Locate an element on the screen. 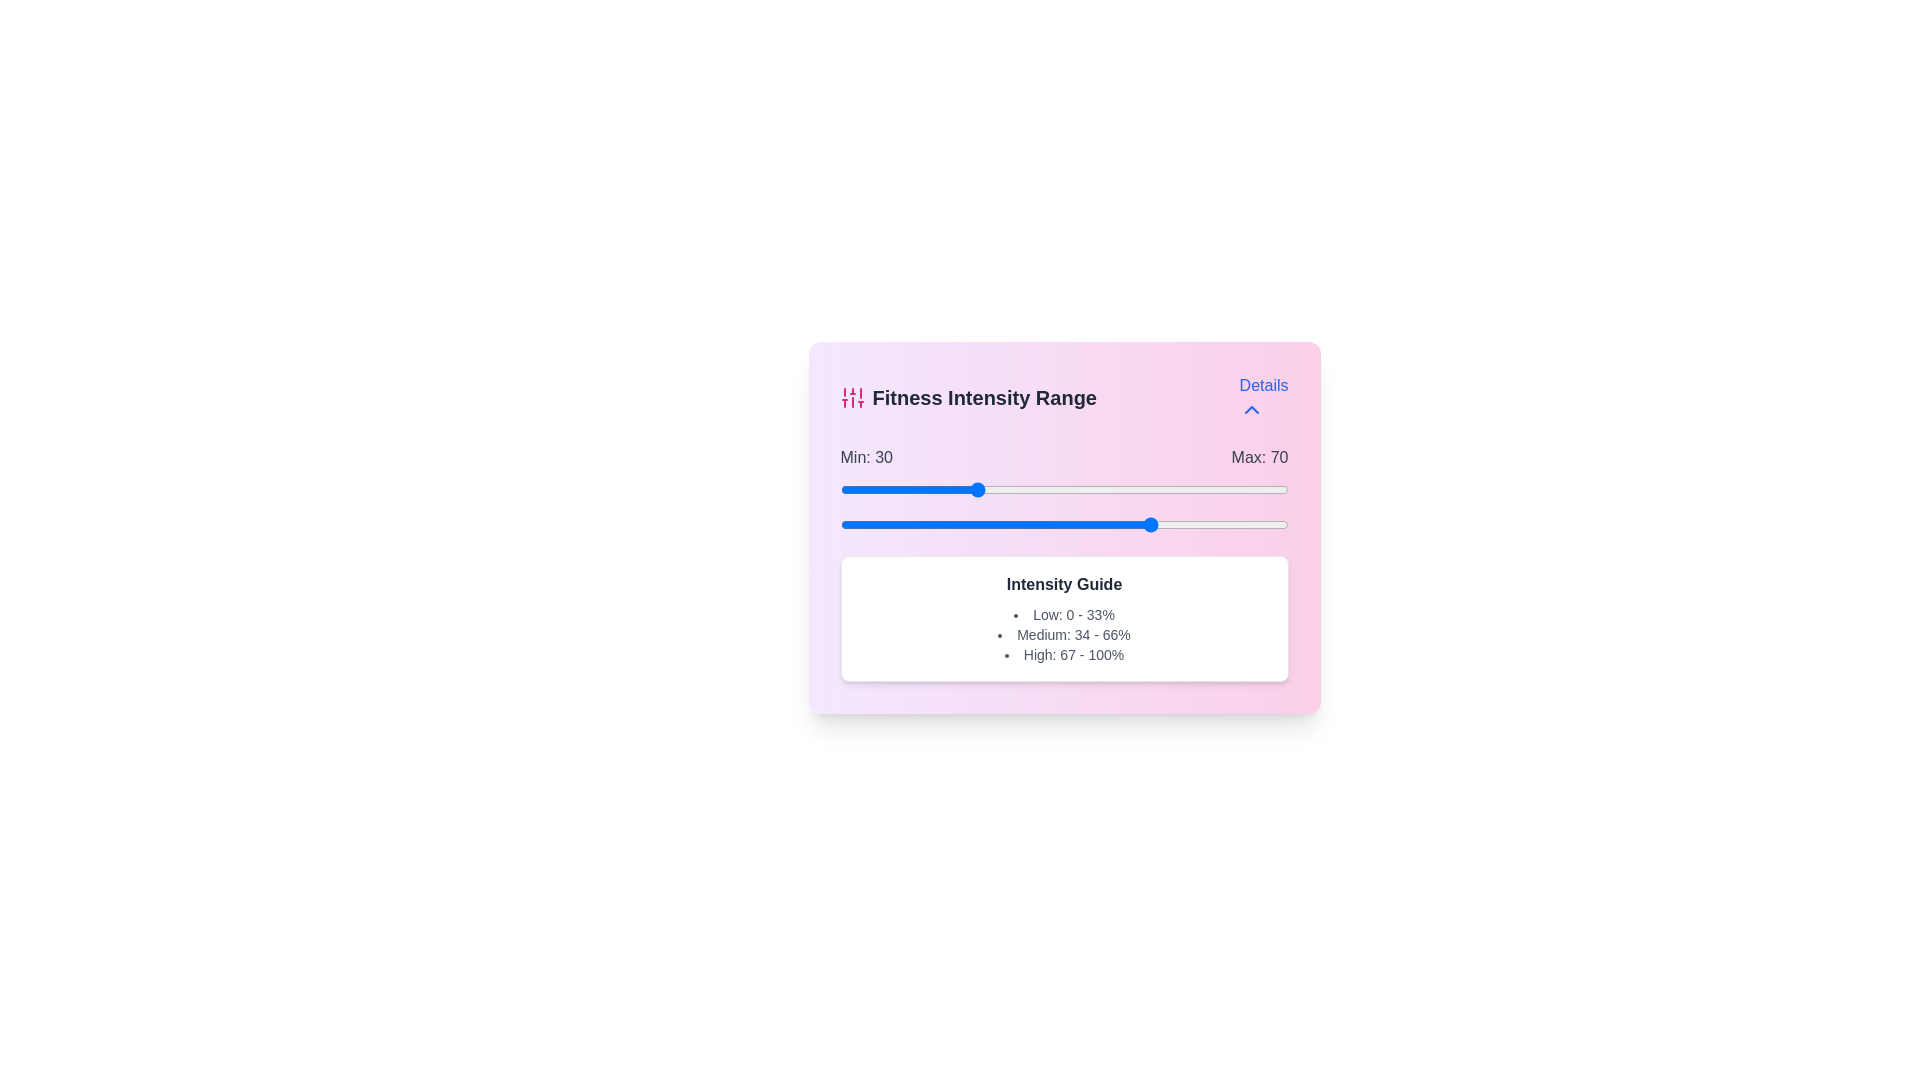 Image resolution: width=1920 pixels, height=1080 pixels. the maximum intensity range slider to 33 percent is located at coordinates (988, 523).